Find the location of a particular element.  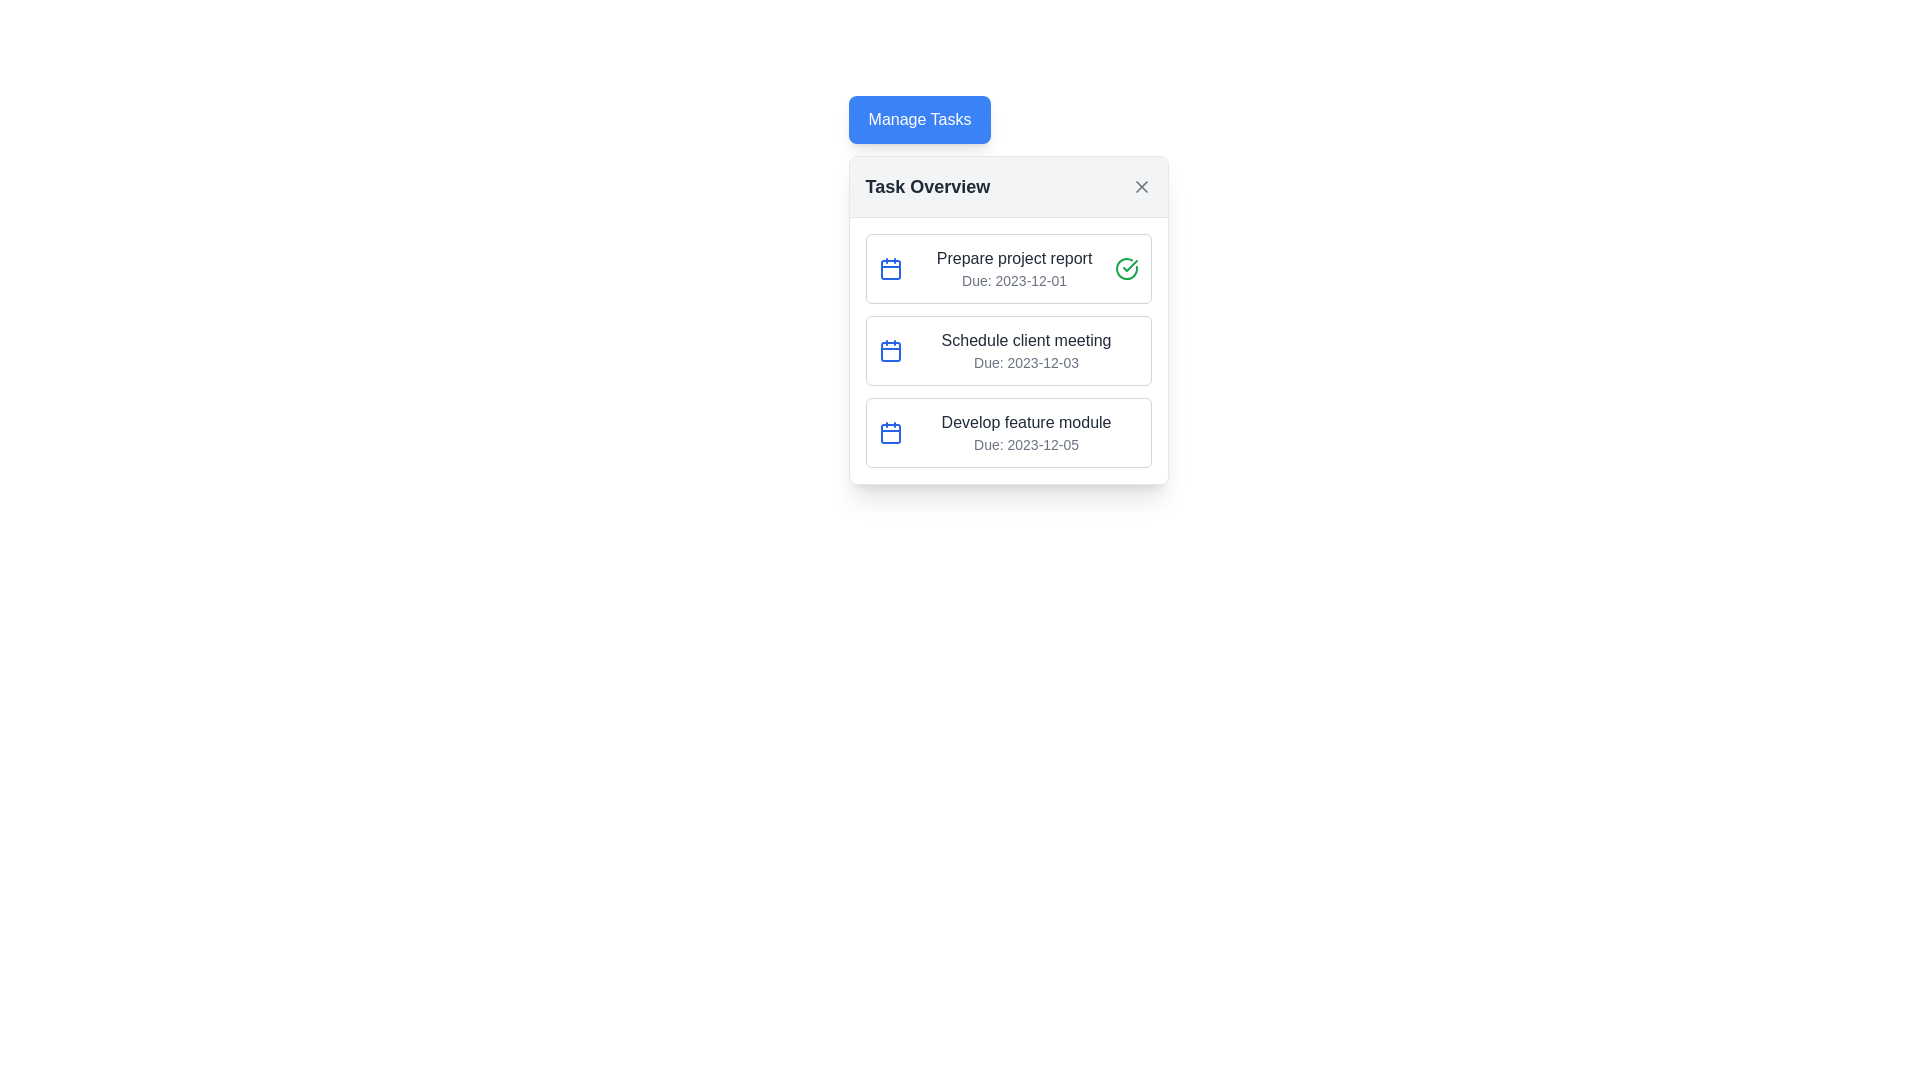

the 'X' button located at the top-right corner of the 'Task Overview' header for keyboard interaction is located at coordinates (1141, 186).